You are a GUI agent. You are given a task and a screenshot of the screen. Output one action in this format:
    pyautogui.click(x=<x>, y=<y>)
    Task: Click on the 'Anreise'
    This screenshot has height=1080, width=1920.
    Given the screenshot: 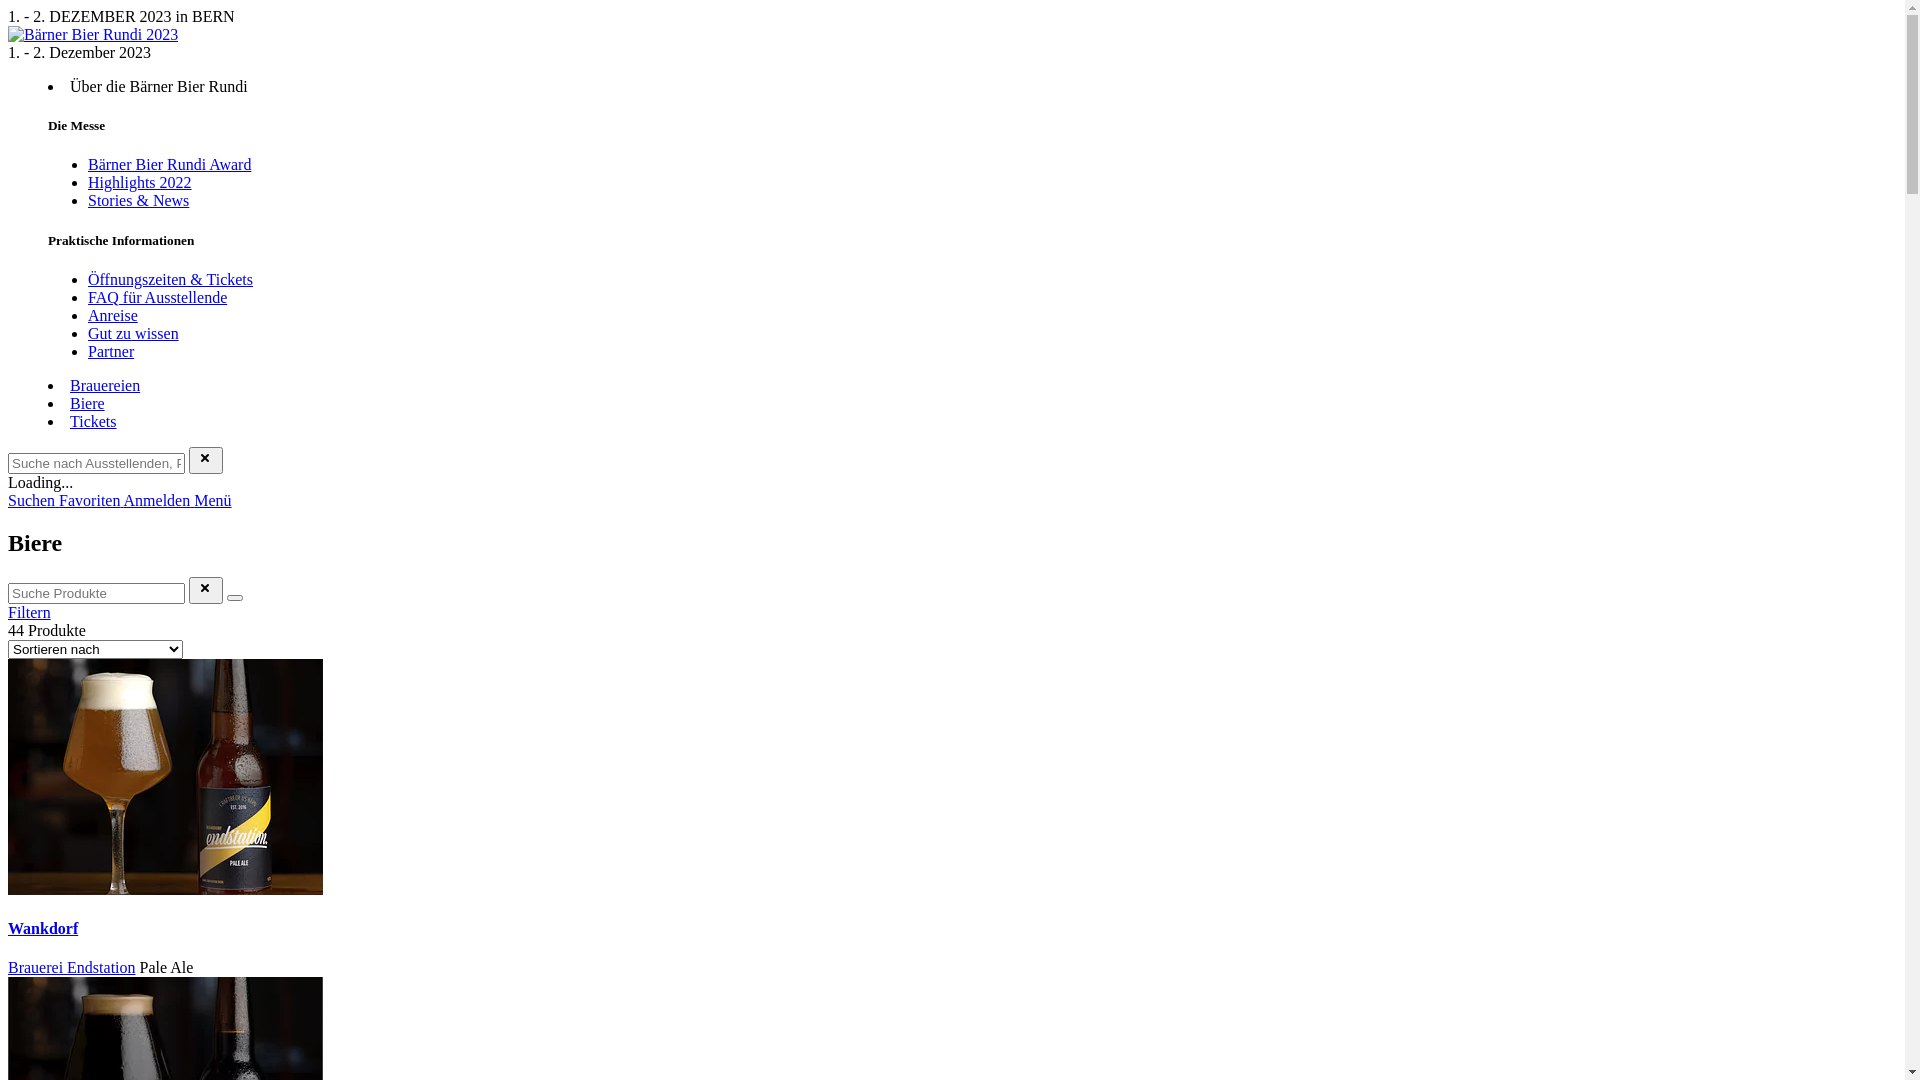 What is the action you would take?
    pyautogui.click(x=112, y=315)
    